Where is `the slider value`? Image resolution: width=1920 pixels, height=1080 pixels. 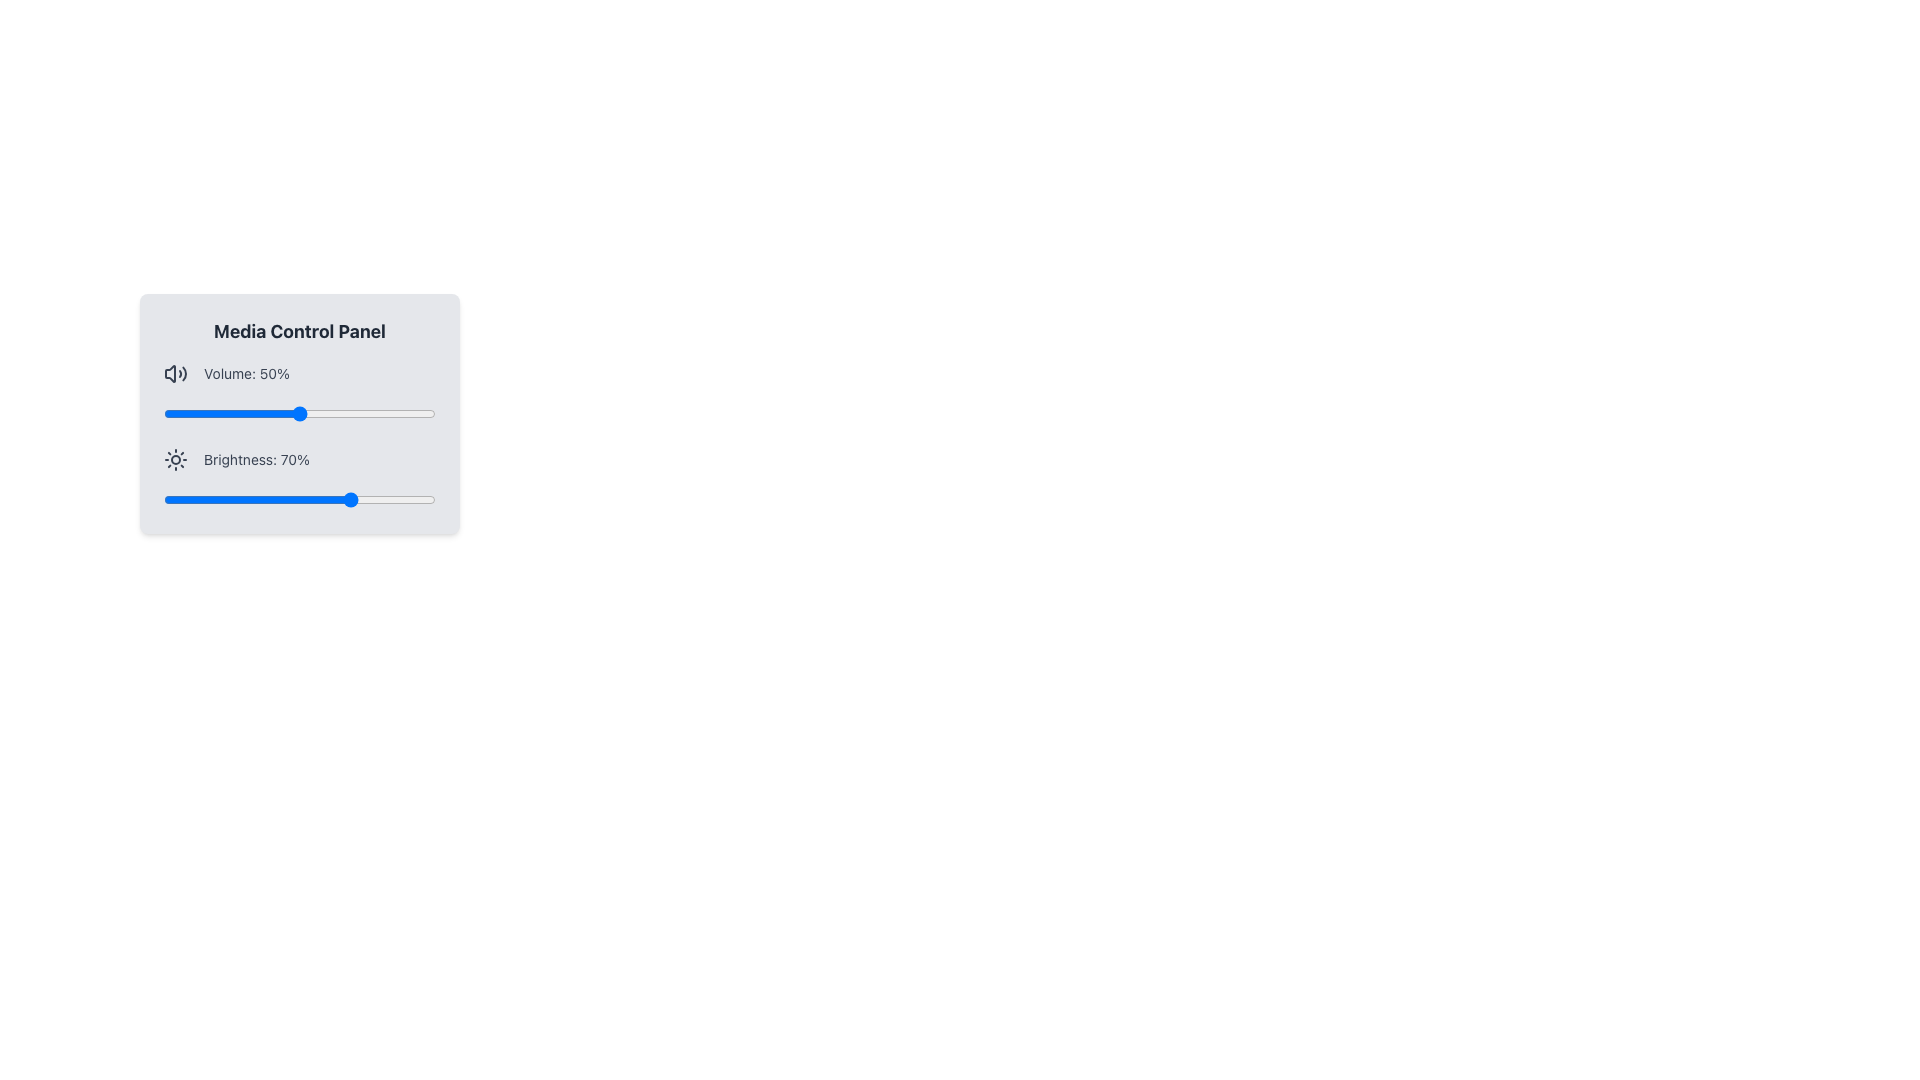 the slider value is located at coordinates (250, 412).